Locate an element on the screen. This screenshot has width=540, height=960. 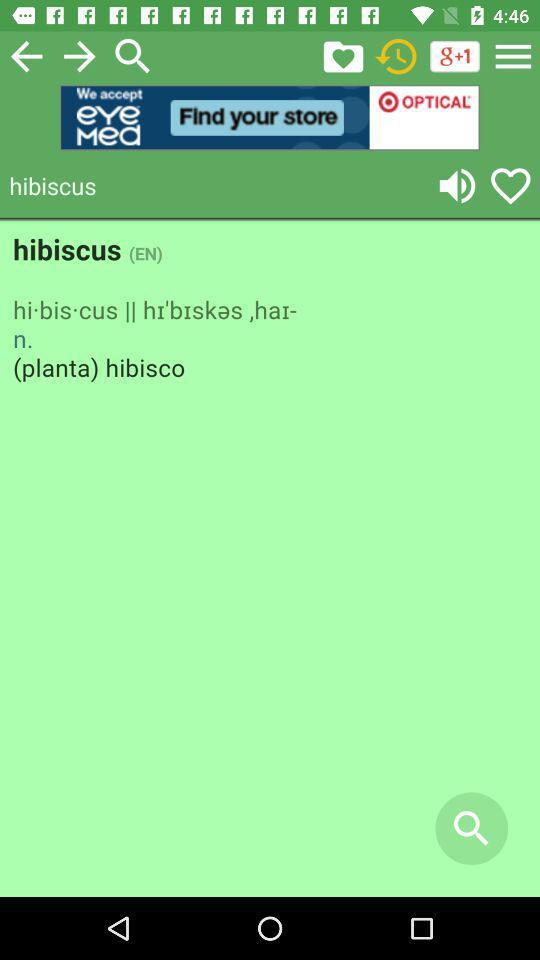
search box is located at coordinates (133, 55).